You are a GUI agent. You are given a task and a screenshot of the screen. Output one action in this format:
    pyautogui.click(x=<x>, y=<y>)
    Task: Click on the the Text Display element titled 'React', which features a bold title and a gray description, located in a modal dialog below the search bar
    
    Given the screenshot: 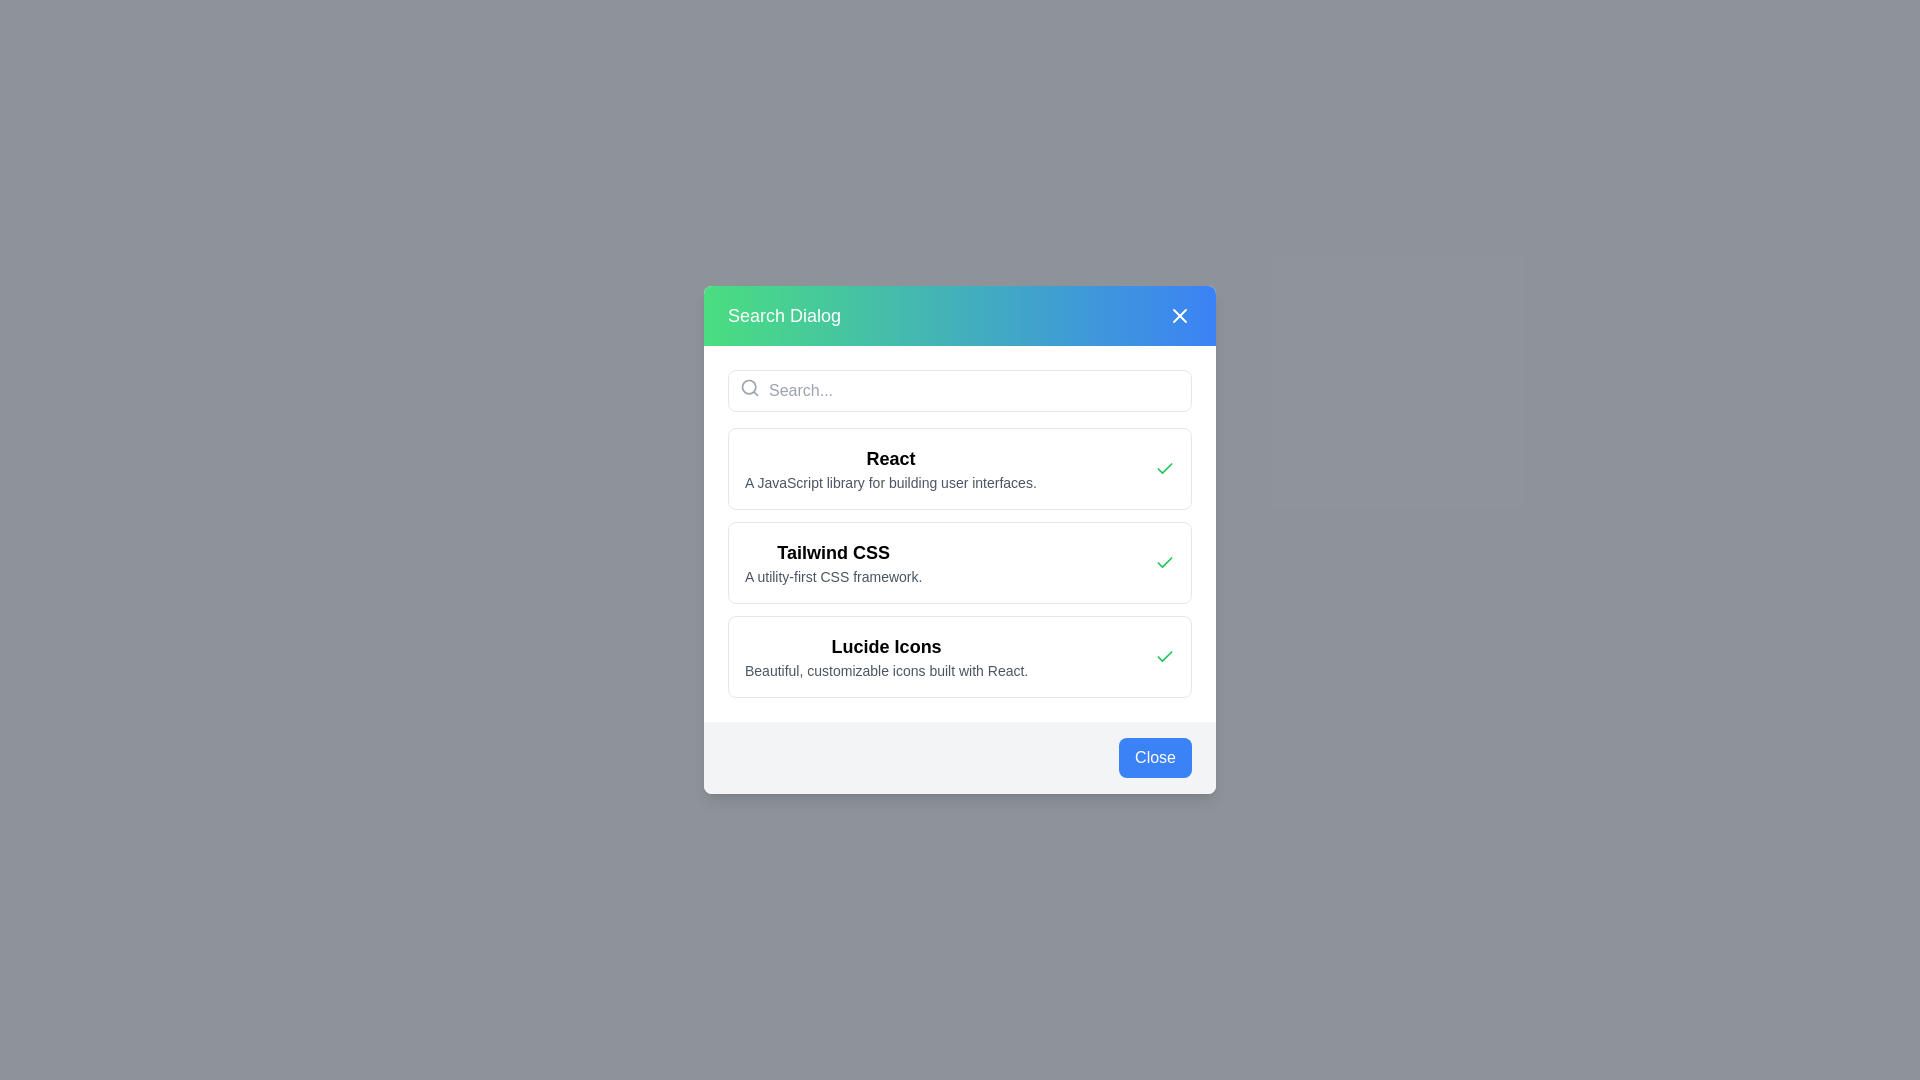 What is the action you would take?
    pyautogui.click(x=889, y=469)
    